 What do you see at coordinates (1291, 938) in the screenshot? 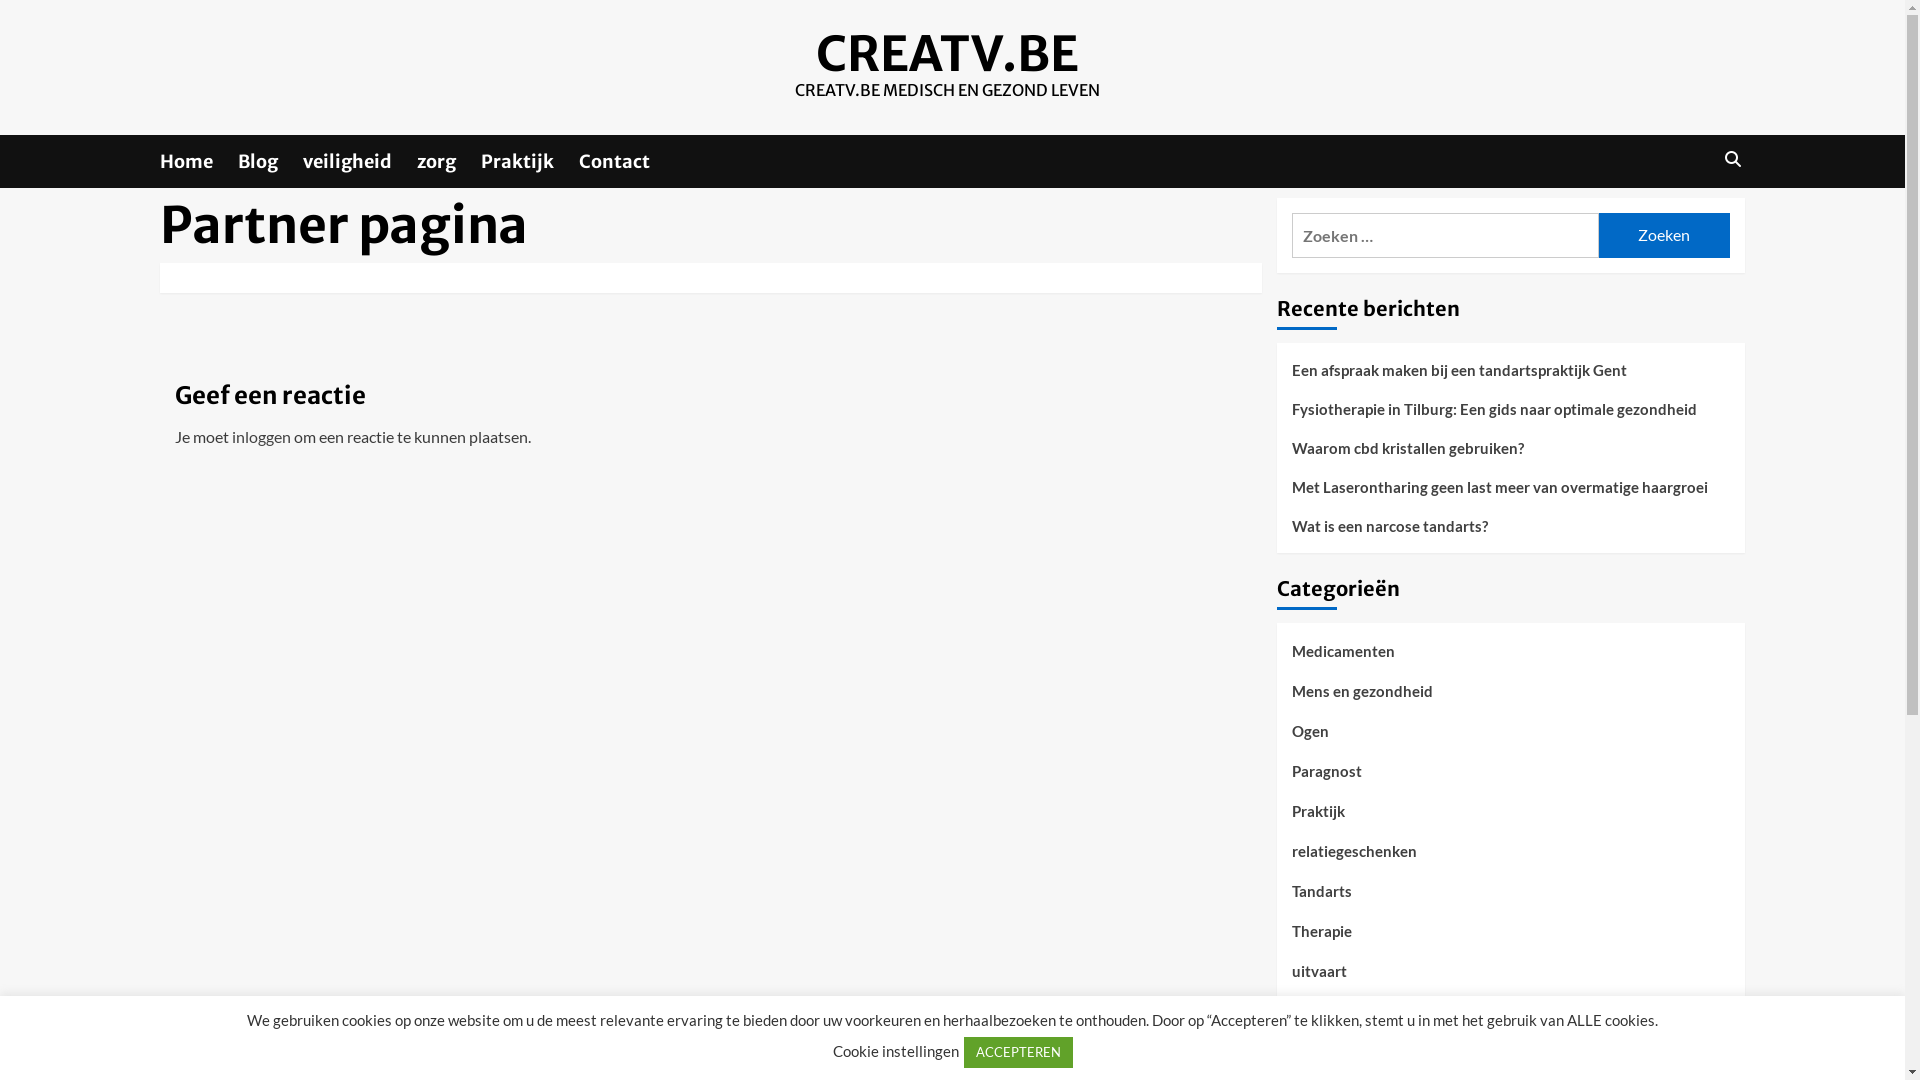
I see `'Therapie'` at bounding box center [1291, 938].